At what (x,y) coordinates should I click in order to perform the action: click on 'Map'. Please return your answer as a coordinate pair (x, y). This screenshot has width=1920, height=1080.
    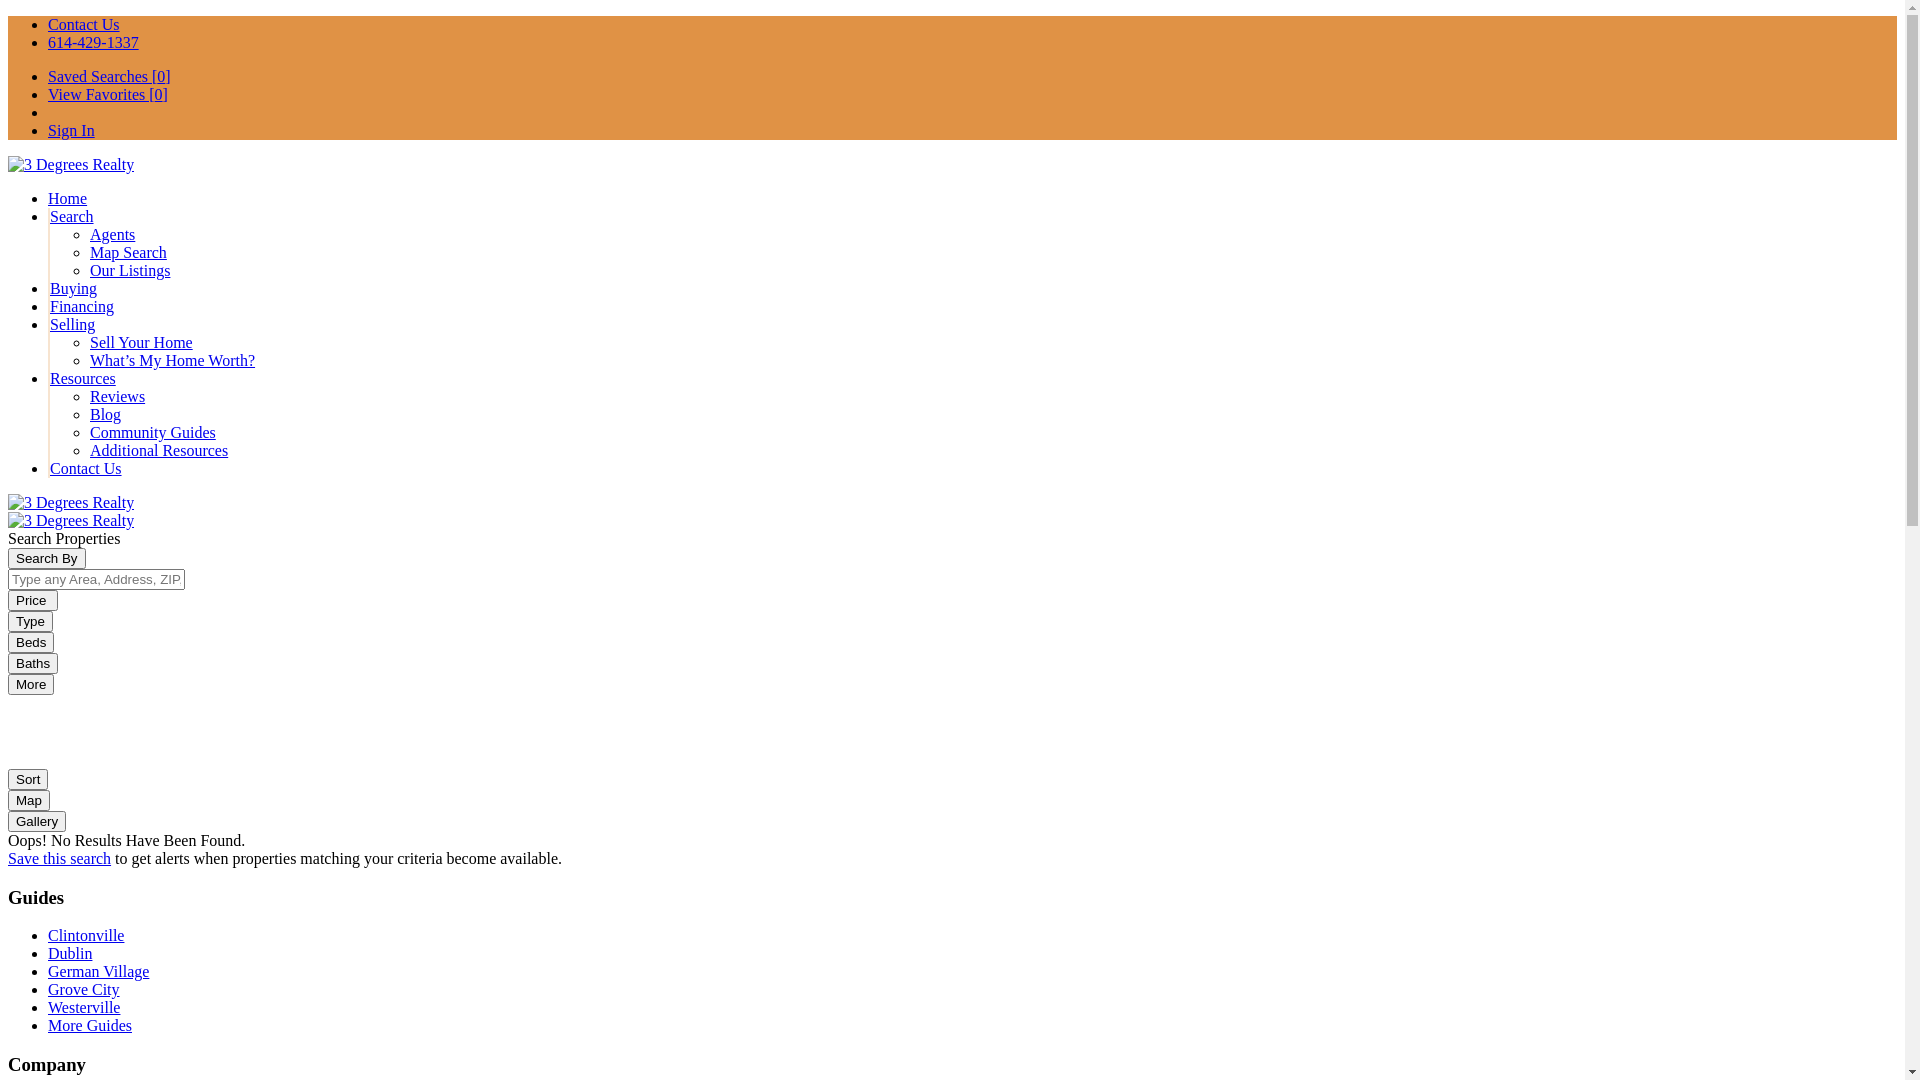
    Looking at the image, I should click on (28, 798).